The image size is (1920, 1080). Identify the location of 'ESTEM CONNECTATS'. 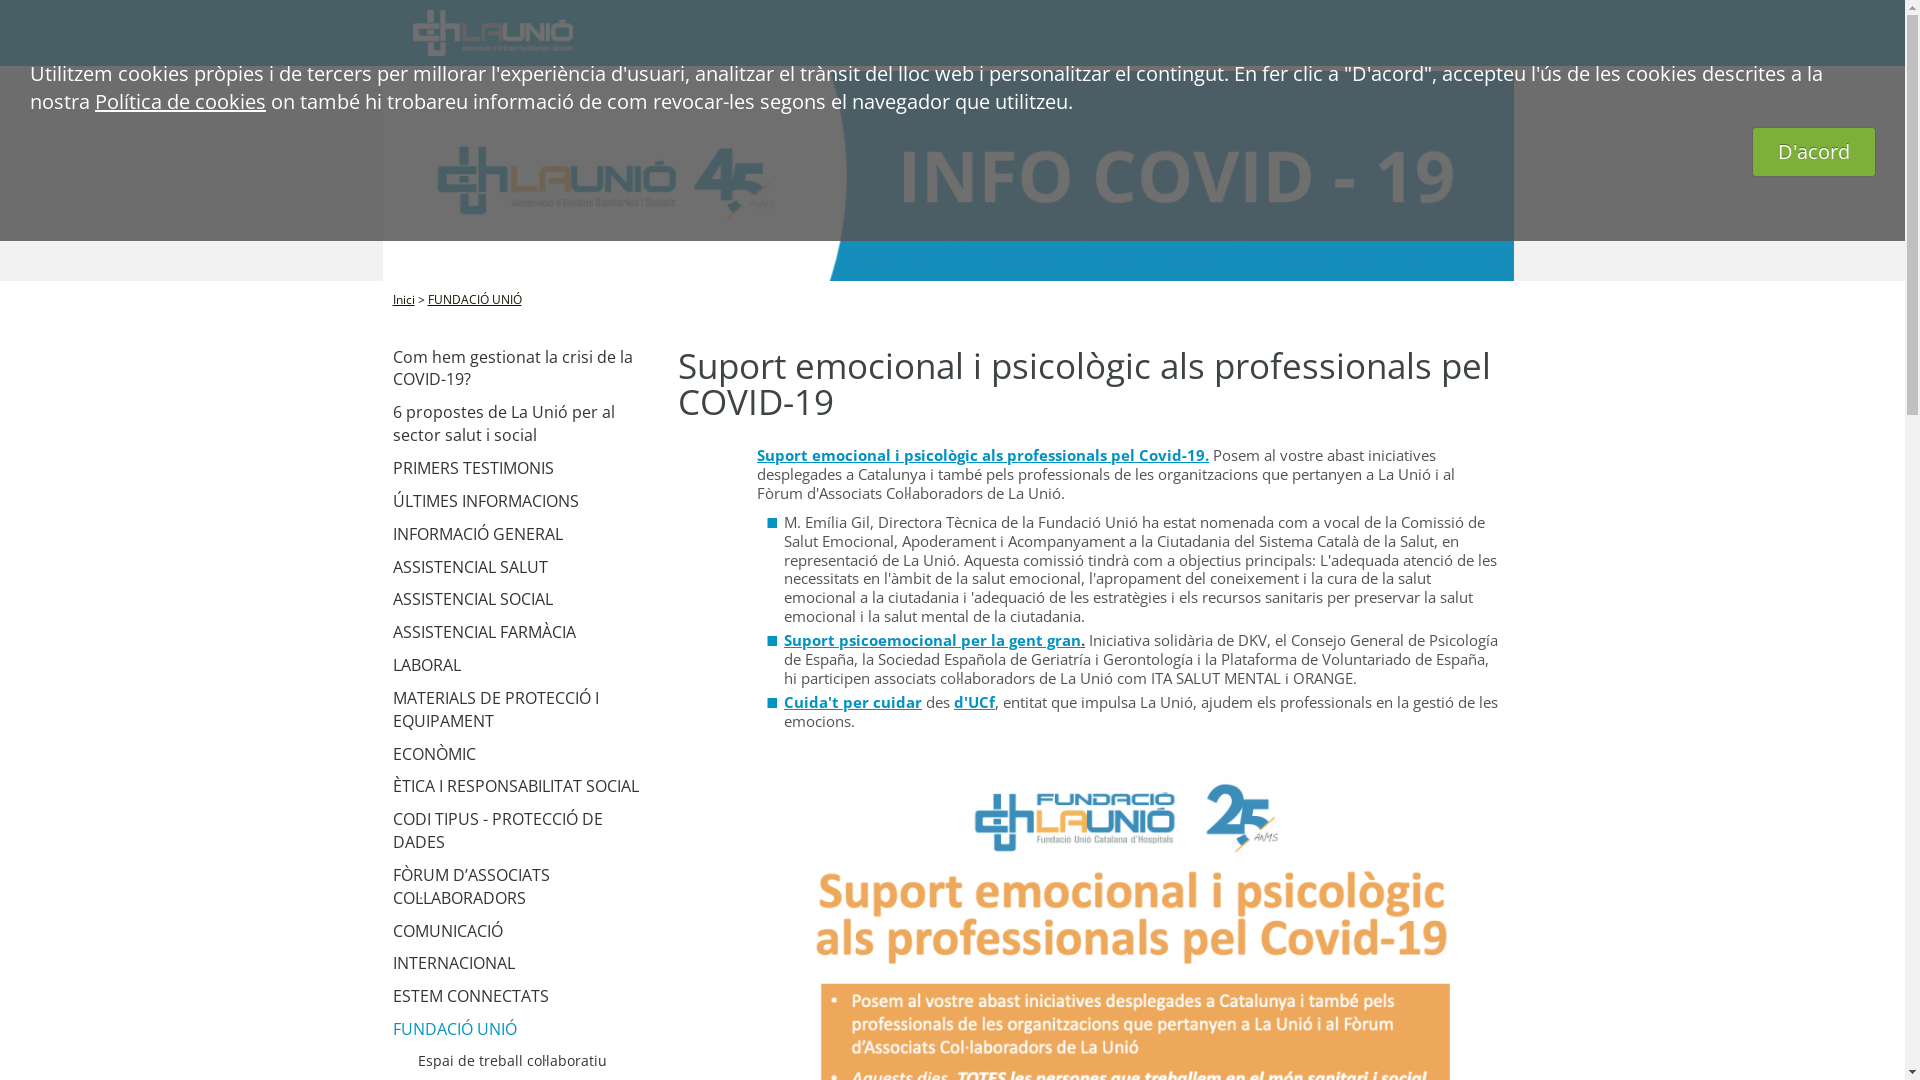
(524, 996).